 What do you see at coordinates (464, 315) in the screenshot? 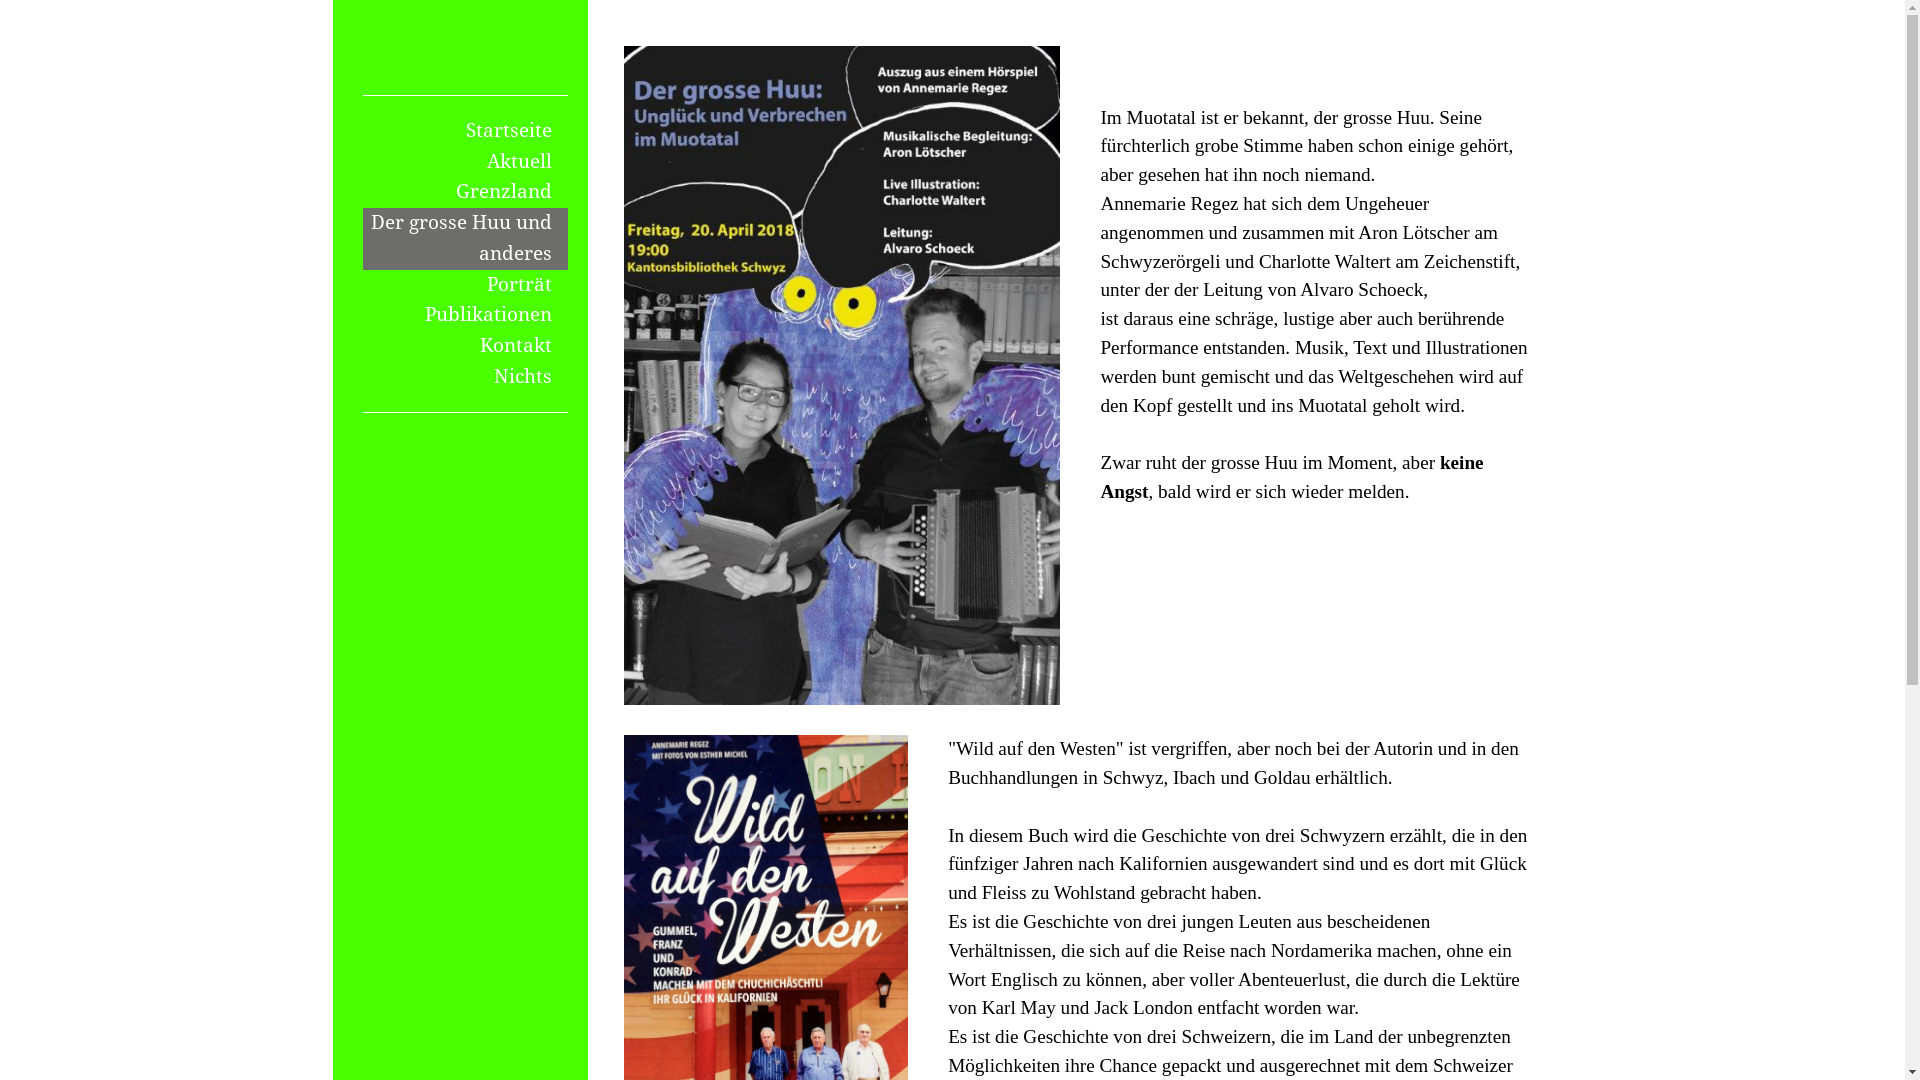
I see `'Publikationen'` at bounding box center [464, 315].